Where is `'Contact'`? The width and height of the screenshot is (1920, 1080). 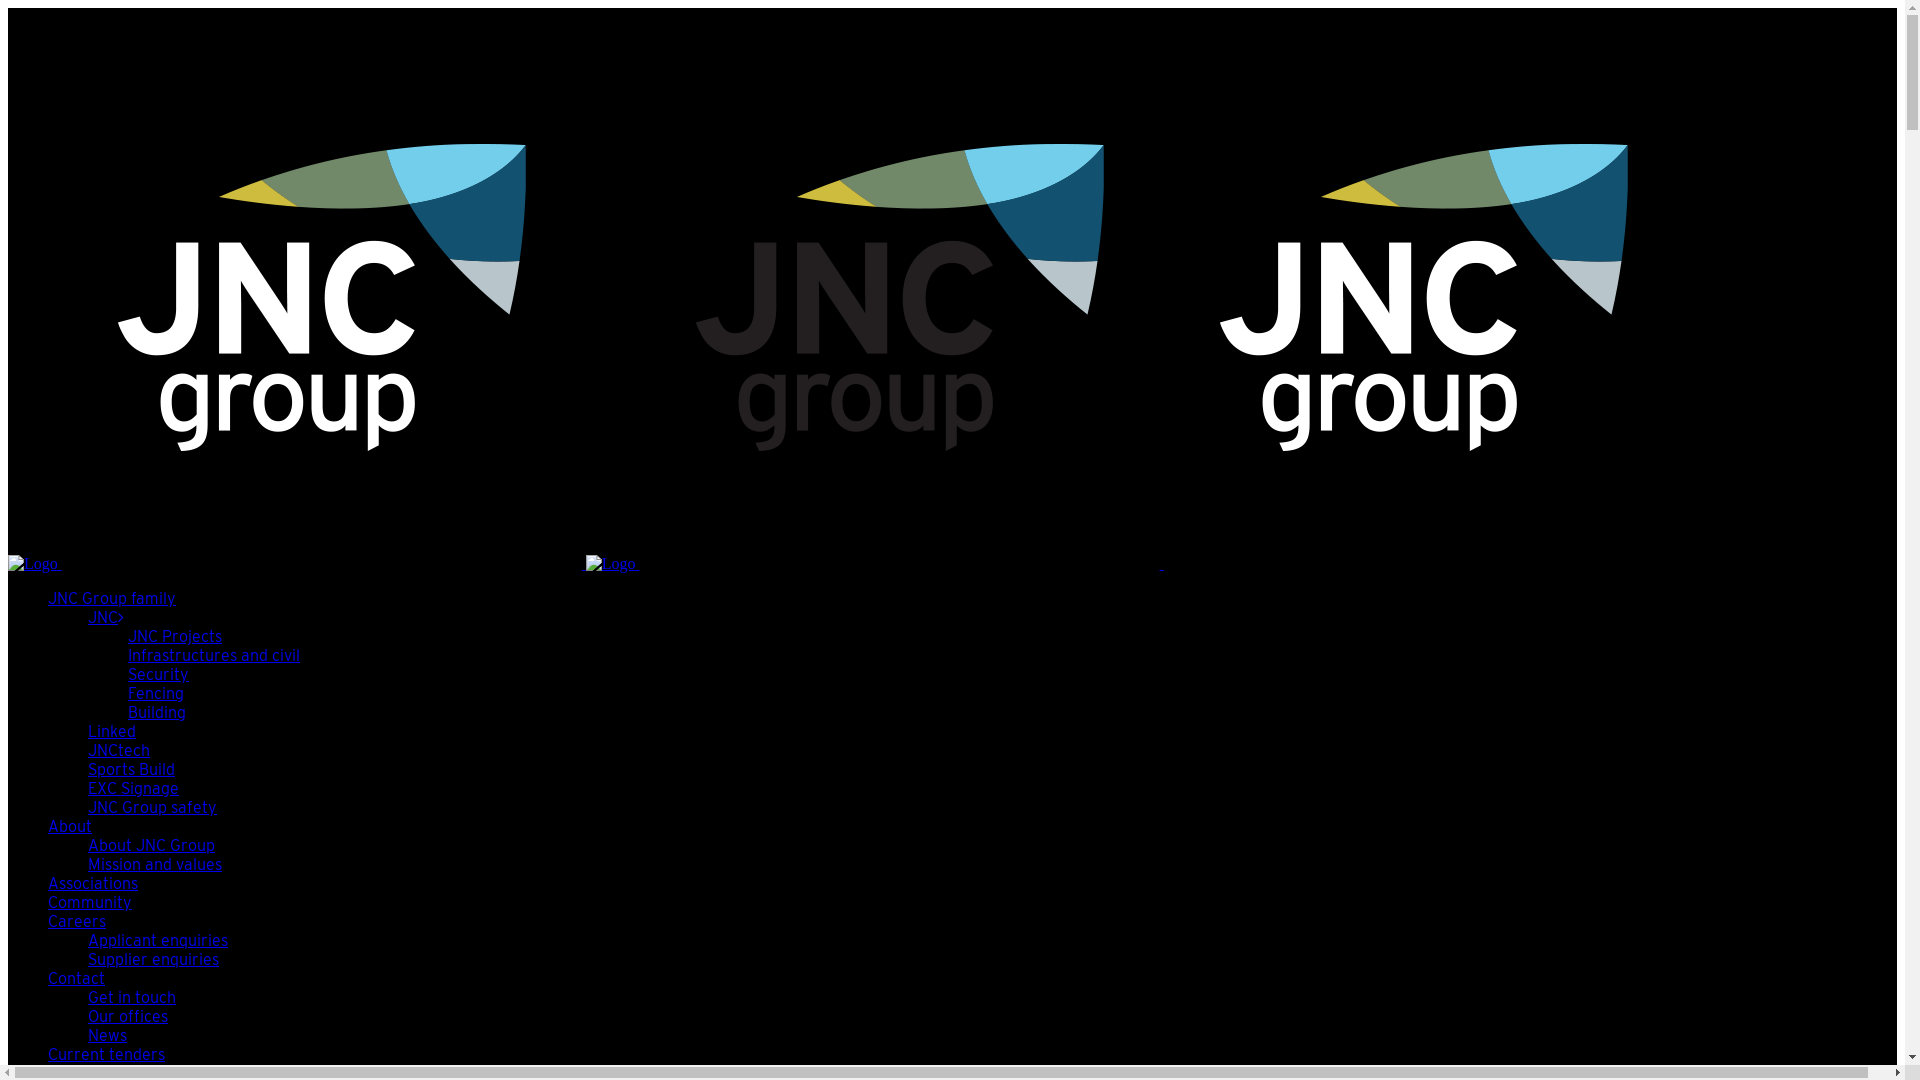 'Contact' is located at coordinates (48, 977).